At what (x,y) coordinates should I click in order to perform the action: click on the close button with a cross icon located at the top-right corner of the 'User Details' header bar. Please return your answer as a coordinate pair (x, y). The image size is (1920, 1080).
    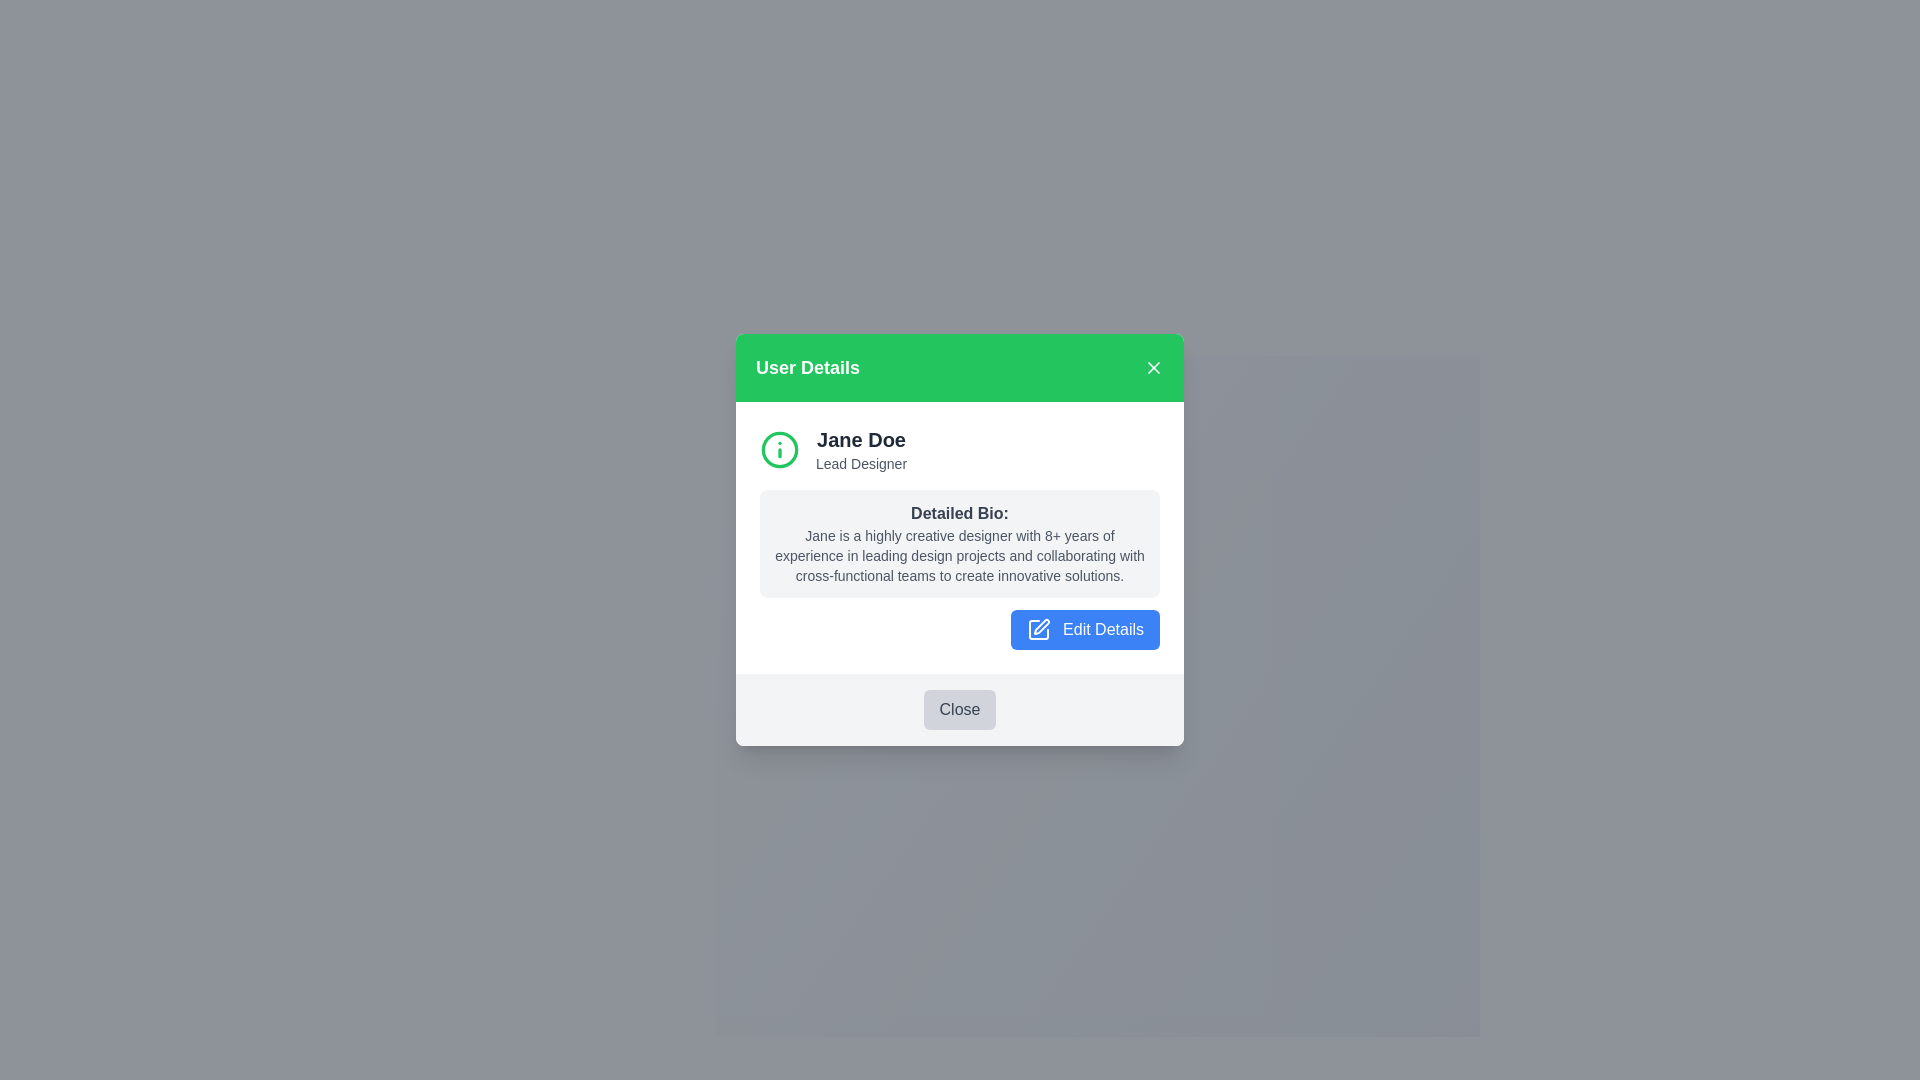
    Looking at the image, I should click on (1153, 366).